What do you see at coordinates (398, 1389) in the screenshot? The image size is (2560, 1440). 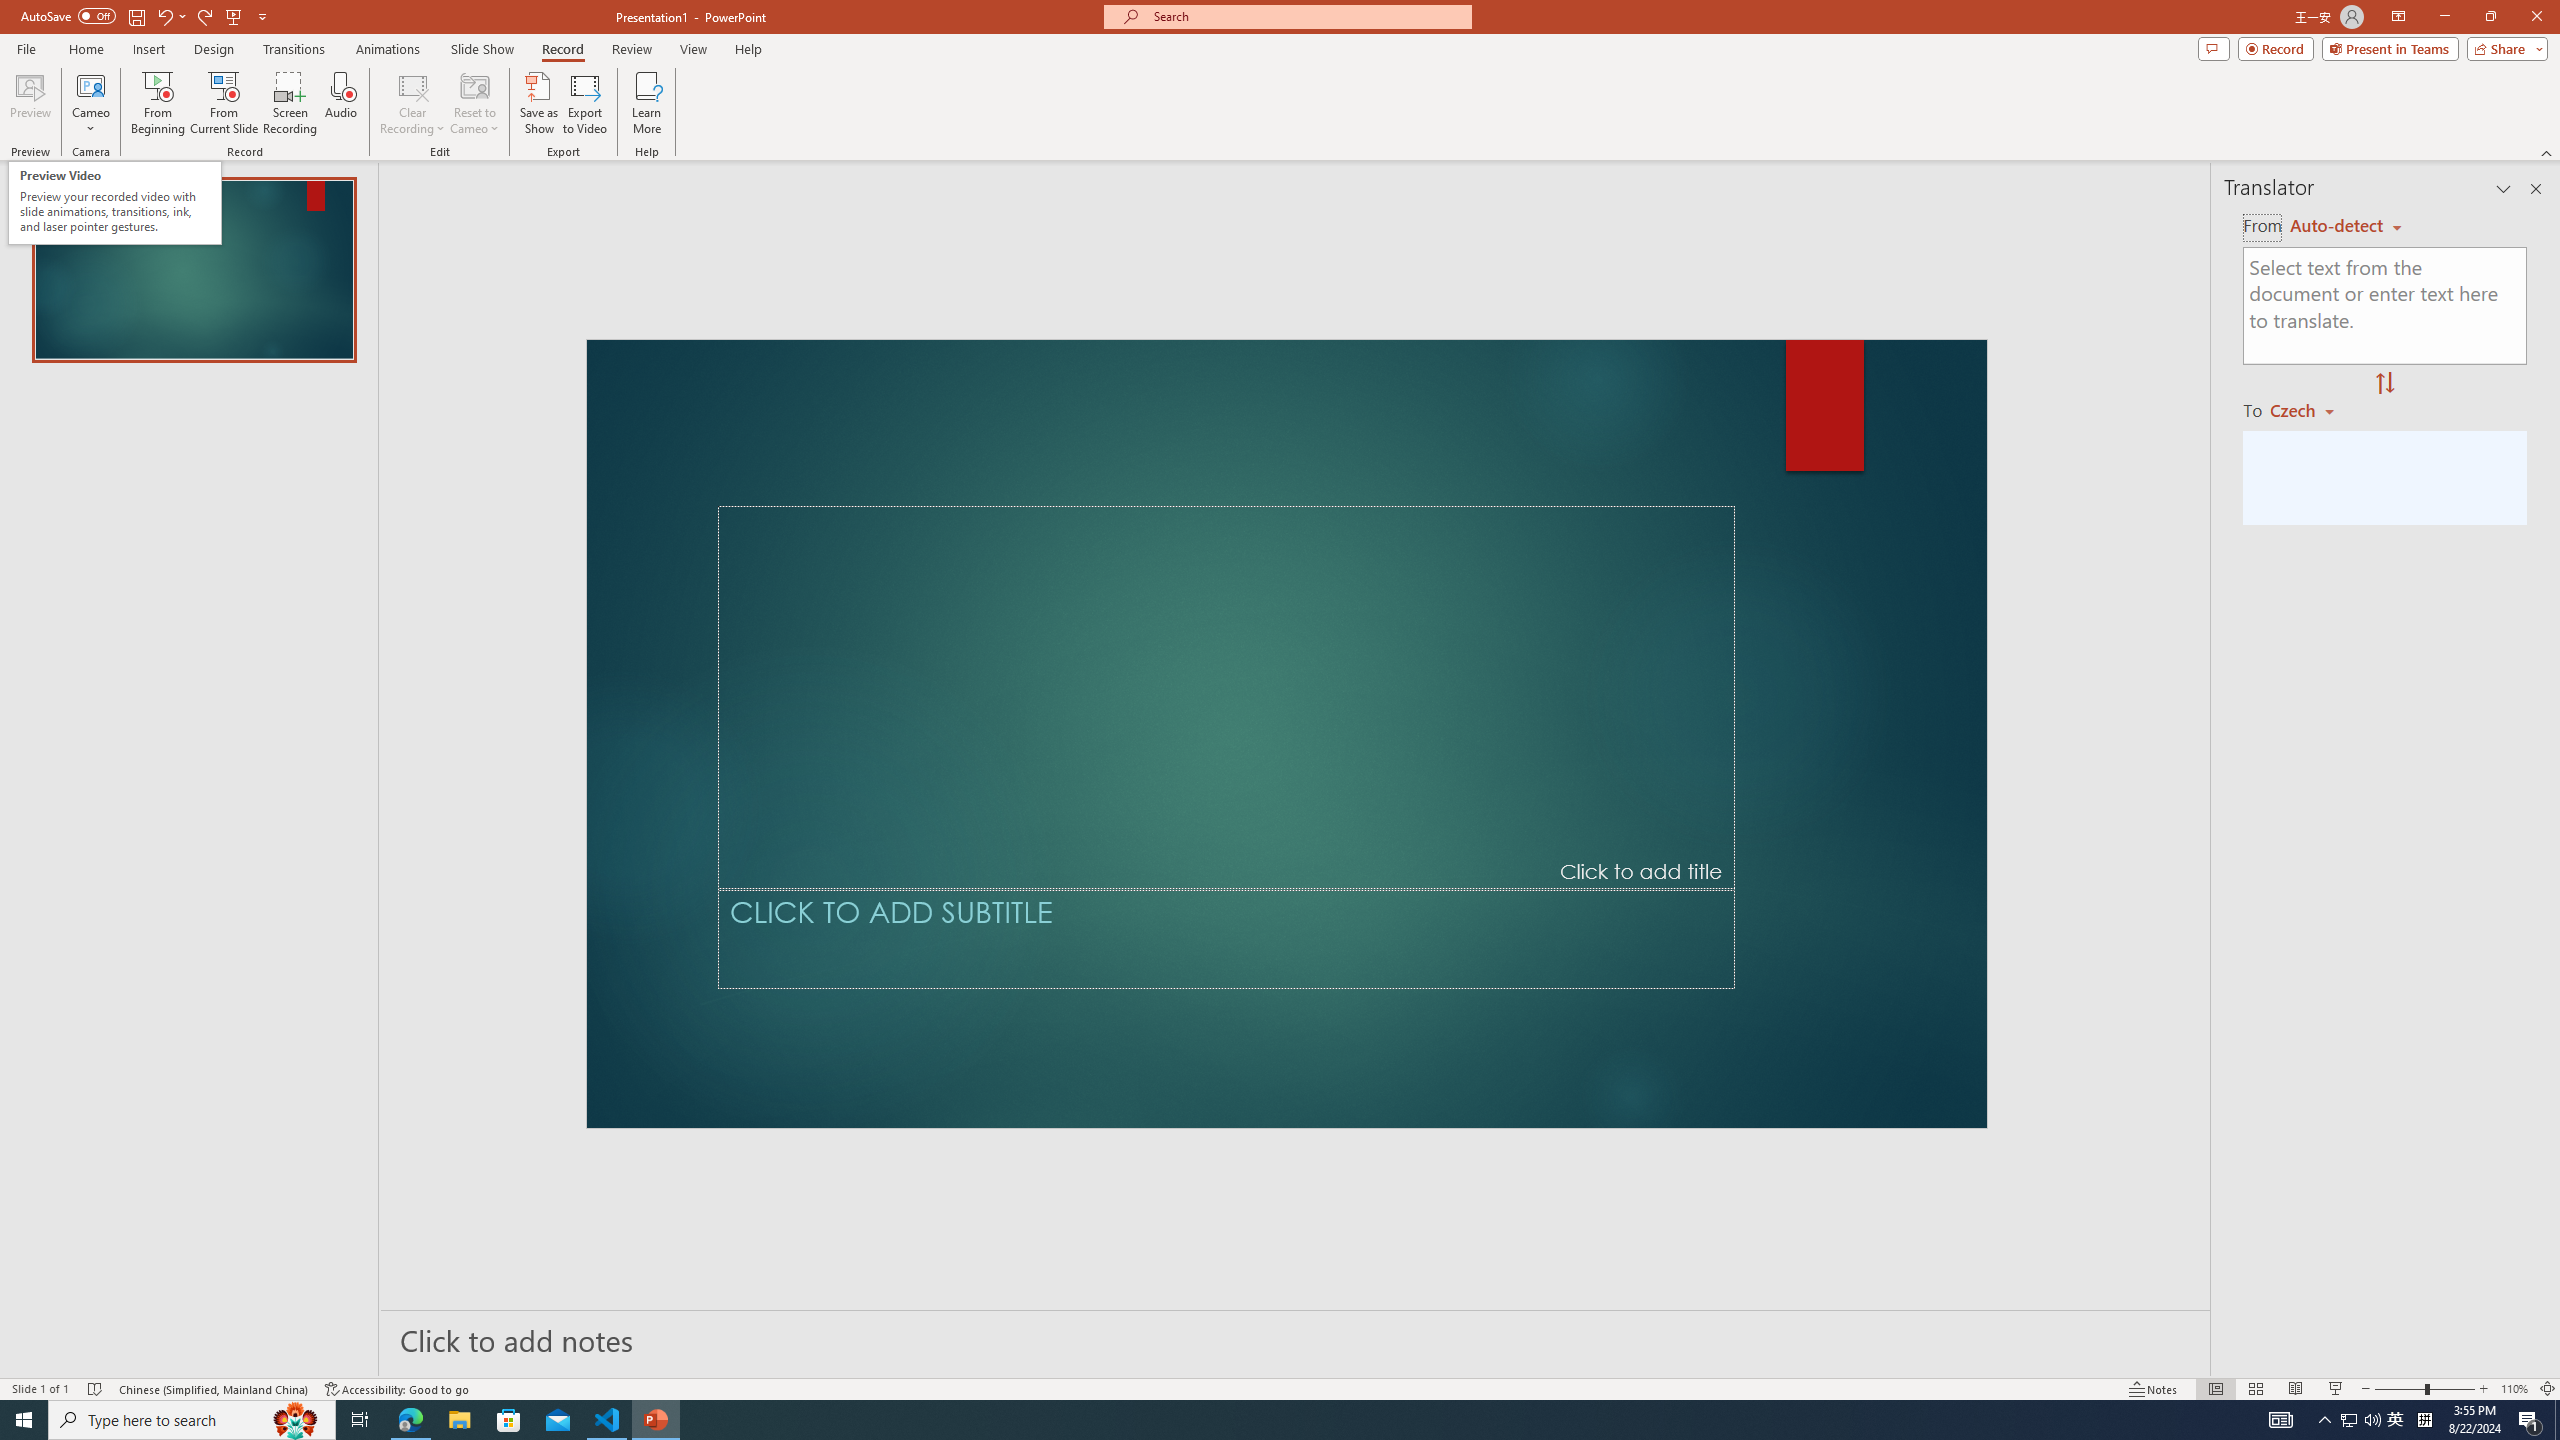 I see `'Accessibility Checker Accessibility: Good to go'` at bounding box center [398, 1389].